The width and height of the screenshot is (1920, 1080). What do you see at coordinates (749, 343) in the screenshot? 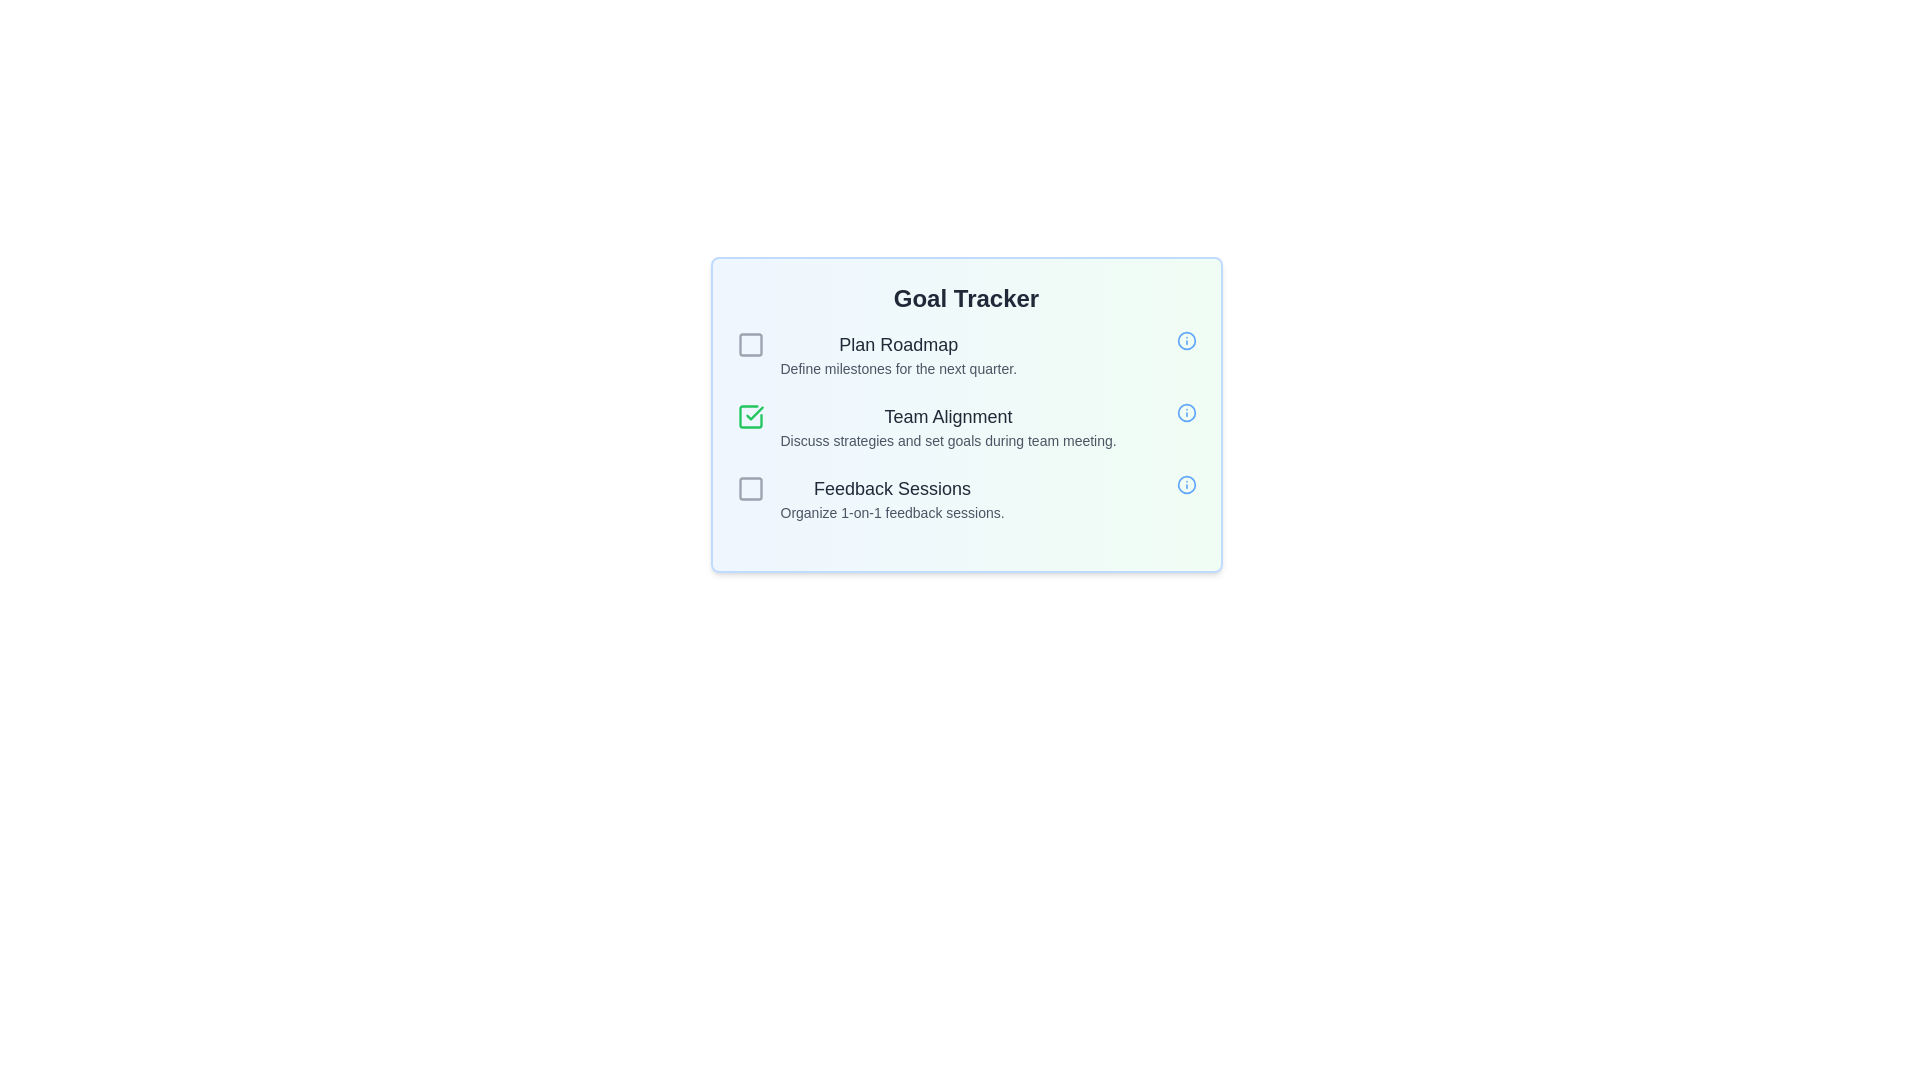
I see `the inactive checkbox for the 'Plan Roadmap' goal` at bounding box center [749, 343].